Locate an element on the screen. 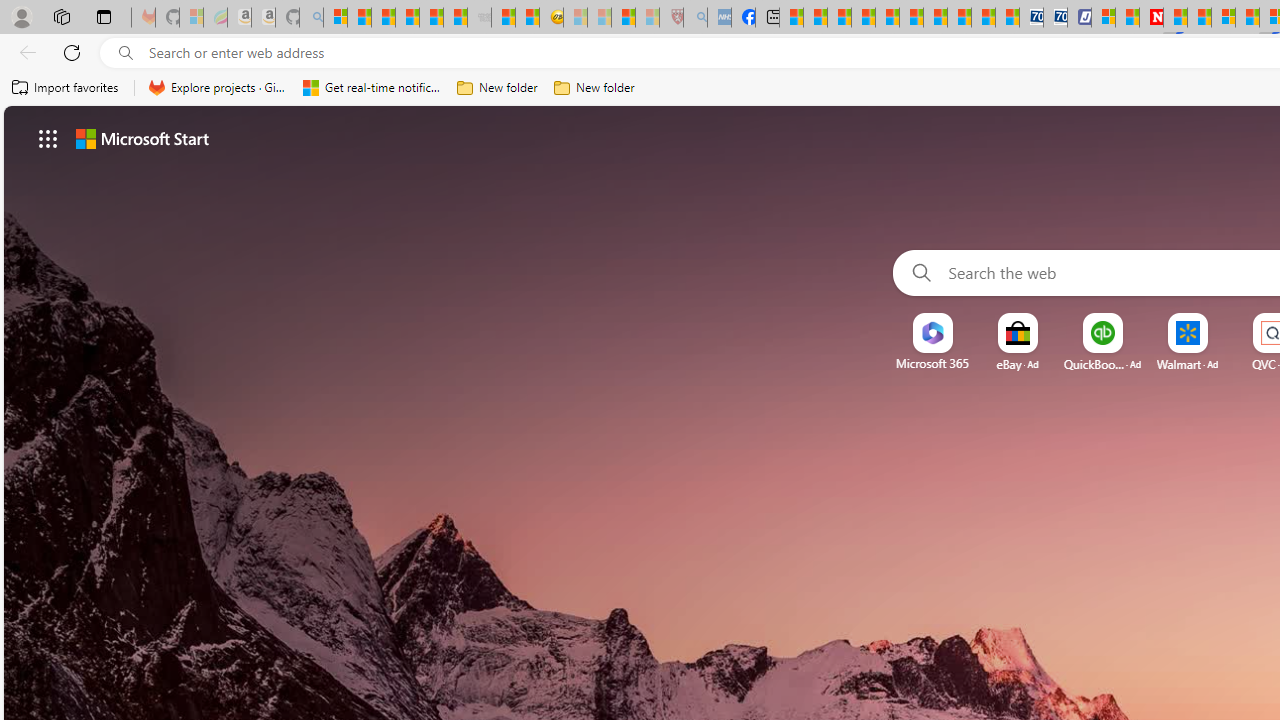 Image resolution: width=1280 pixels, height=720 pixels. 'New Report Confirms 2023 Was Record Hot | Watch' is located at coordinates (430, 17).